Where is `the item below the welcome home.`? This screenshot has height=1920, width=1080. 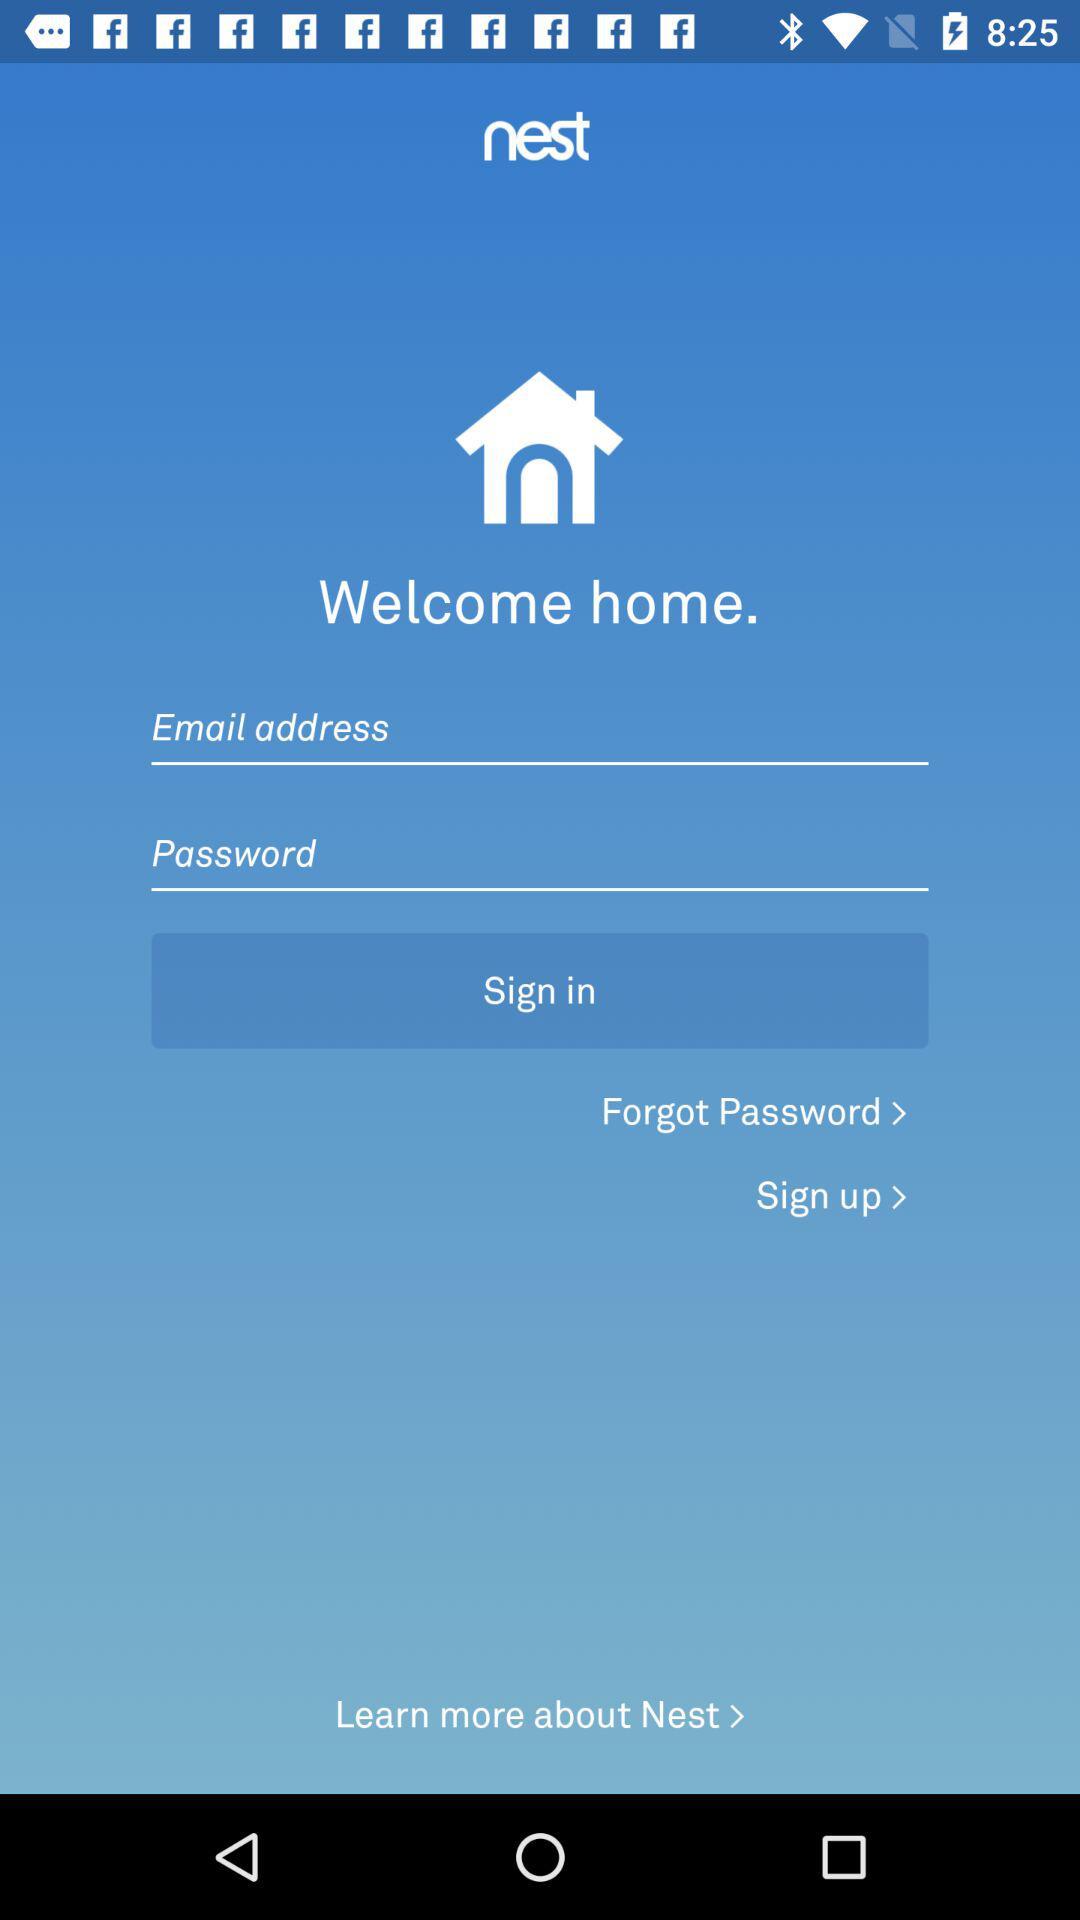 the item below the welcome home. is located at coordinates (540, 707).